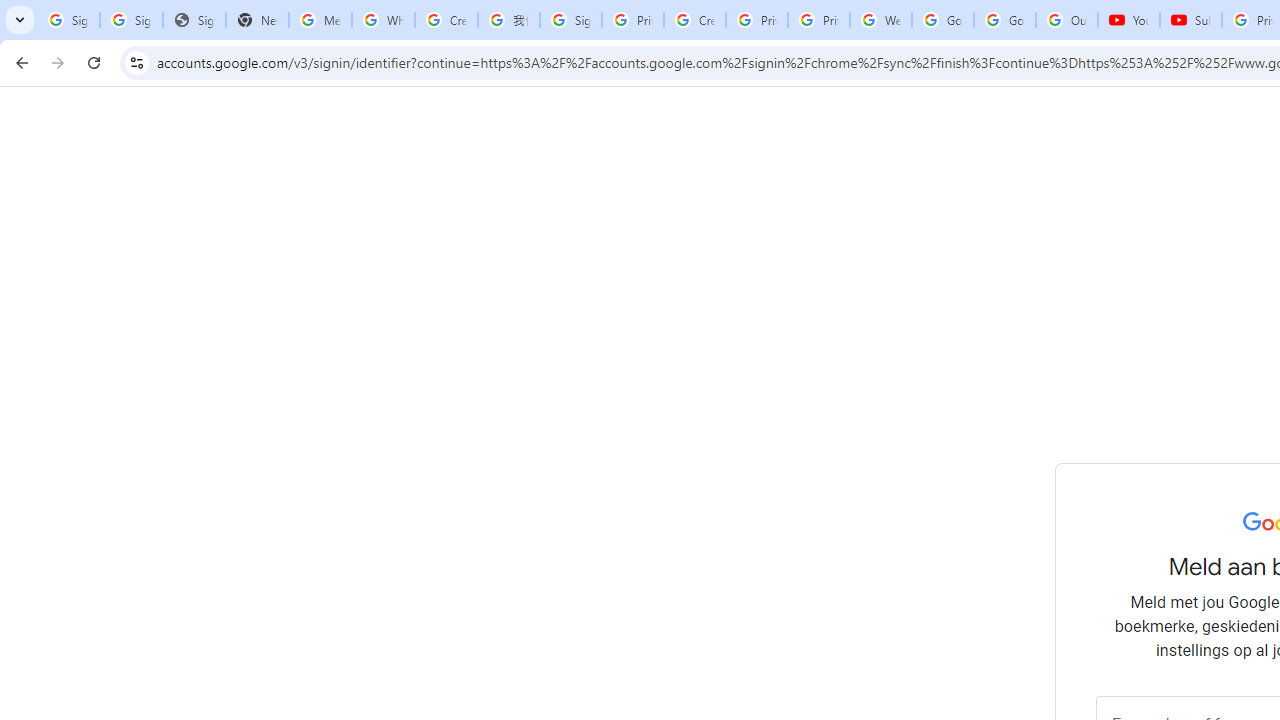 This screenshot has width=1280, height=720. I want to click on 'Subscriptions - YouTube', so click(1191, 20).